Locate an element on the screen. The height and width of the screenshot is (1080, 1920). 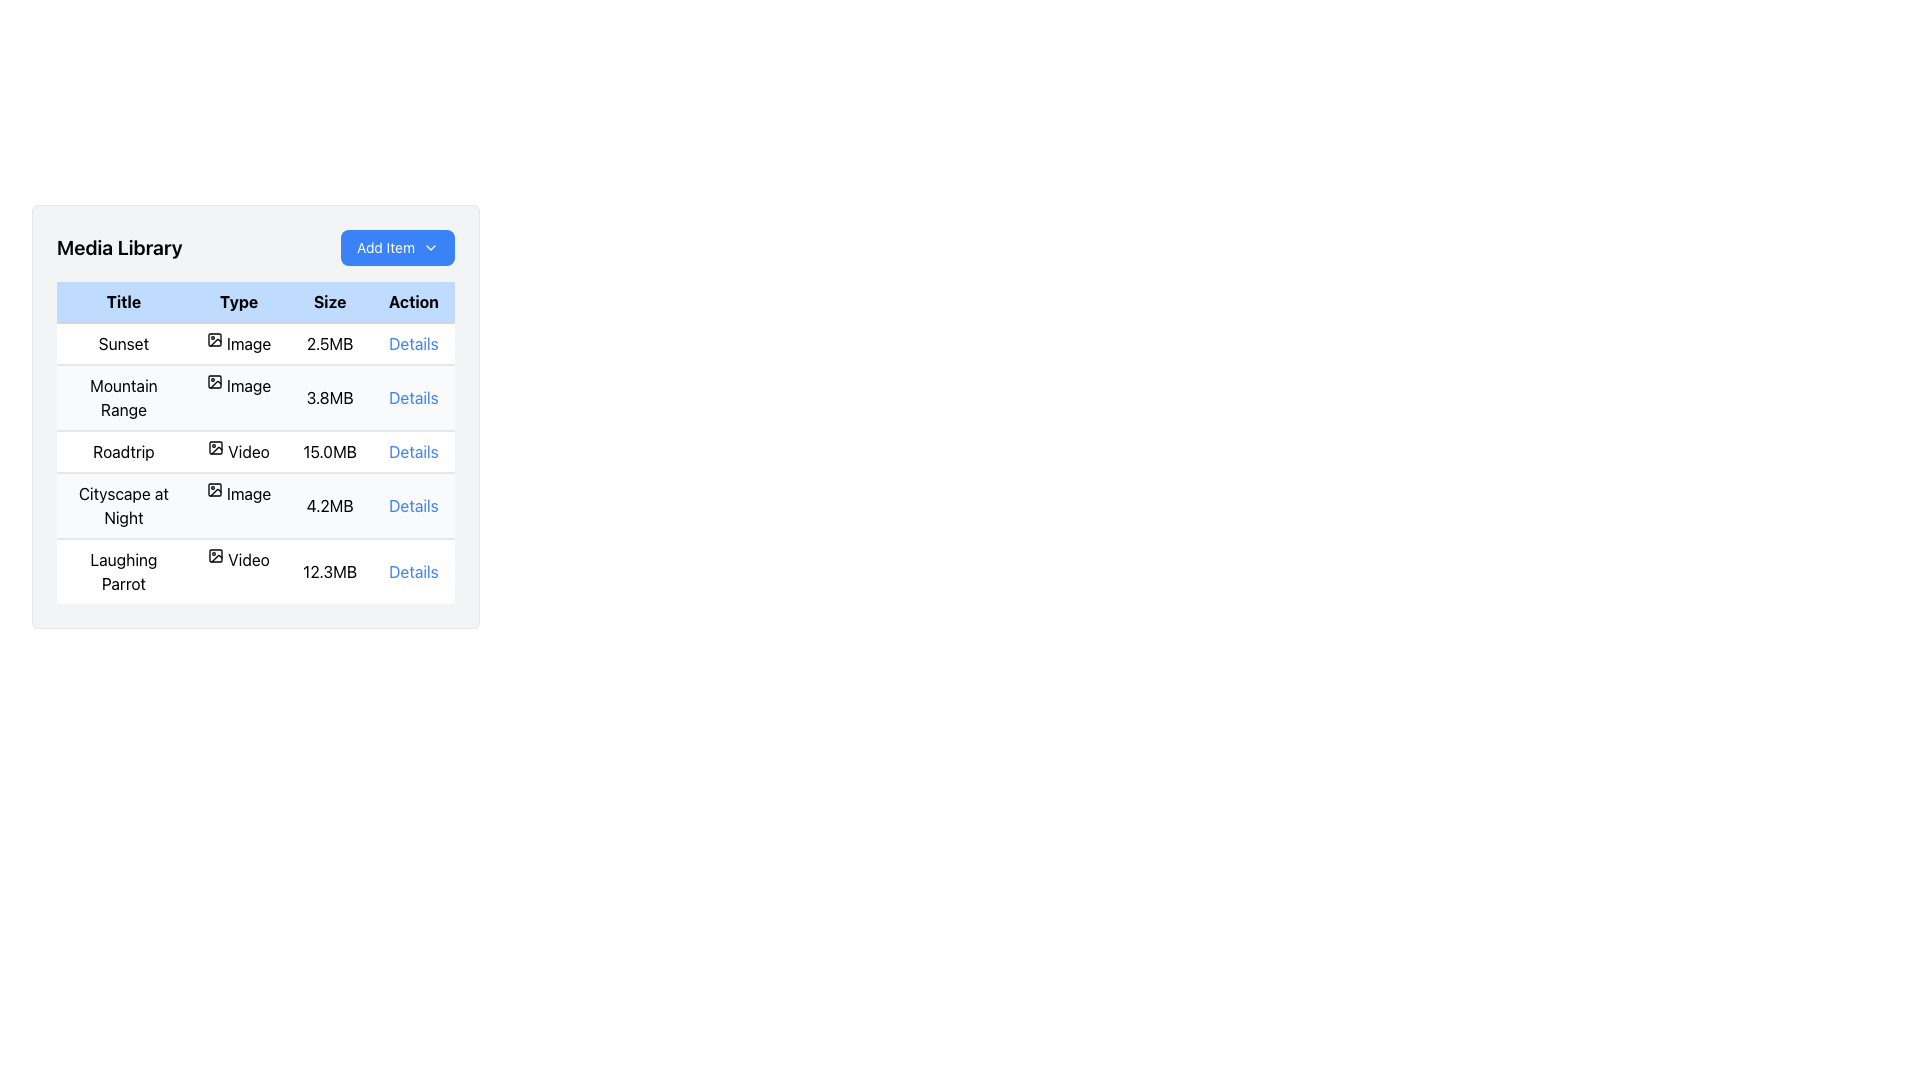
the hyperlink in the 'Action' column corresponding to the 'Sunset' entry in the table is located at coordinates (412, 342).